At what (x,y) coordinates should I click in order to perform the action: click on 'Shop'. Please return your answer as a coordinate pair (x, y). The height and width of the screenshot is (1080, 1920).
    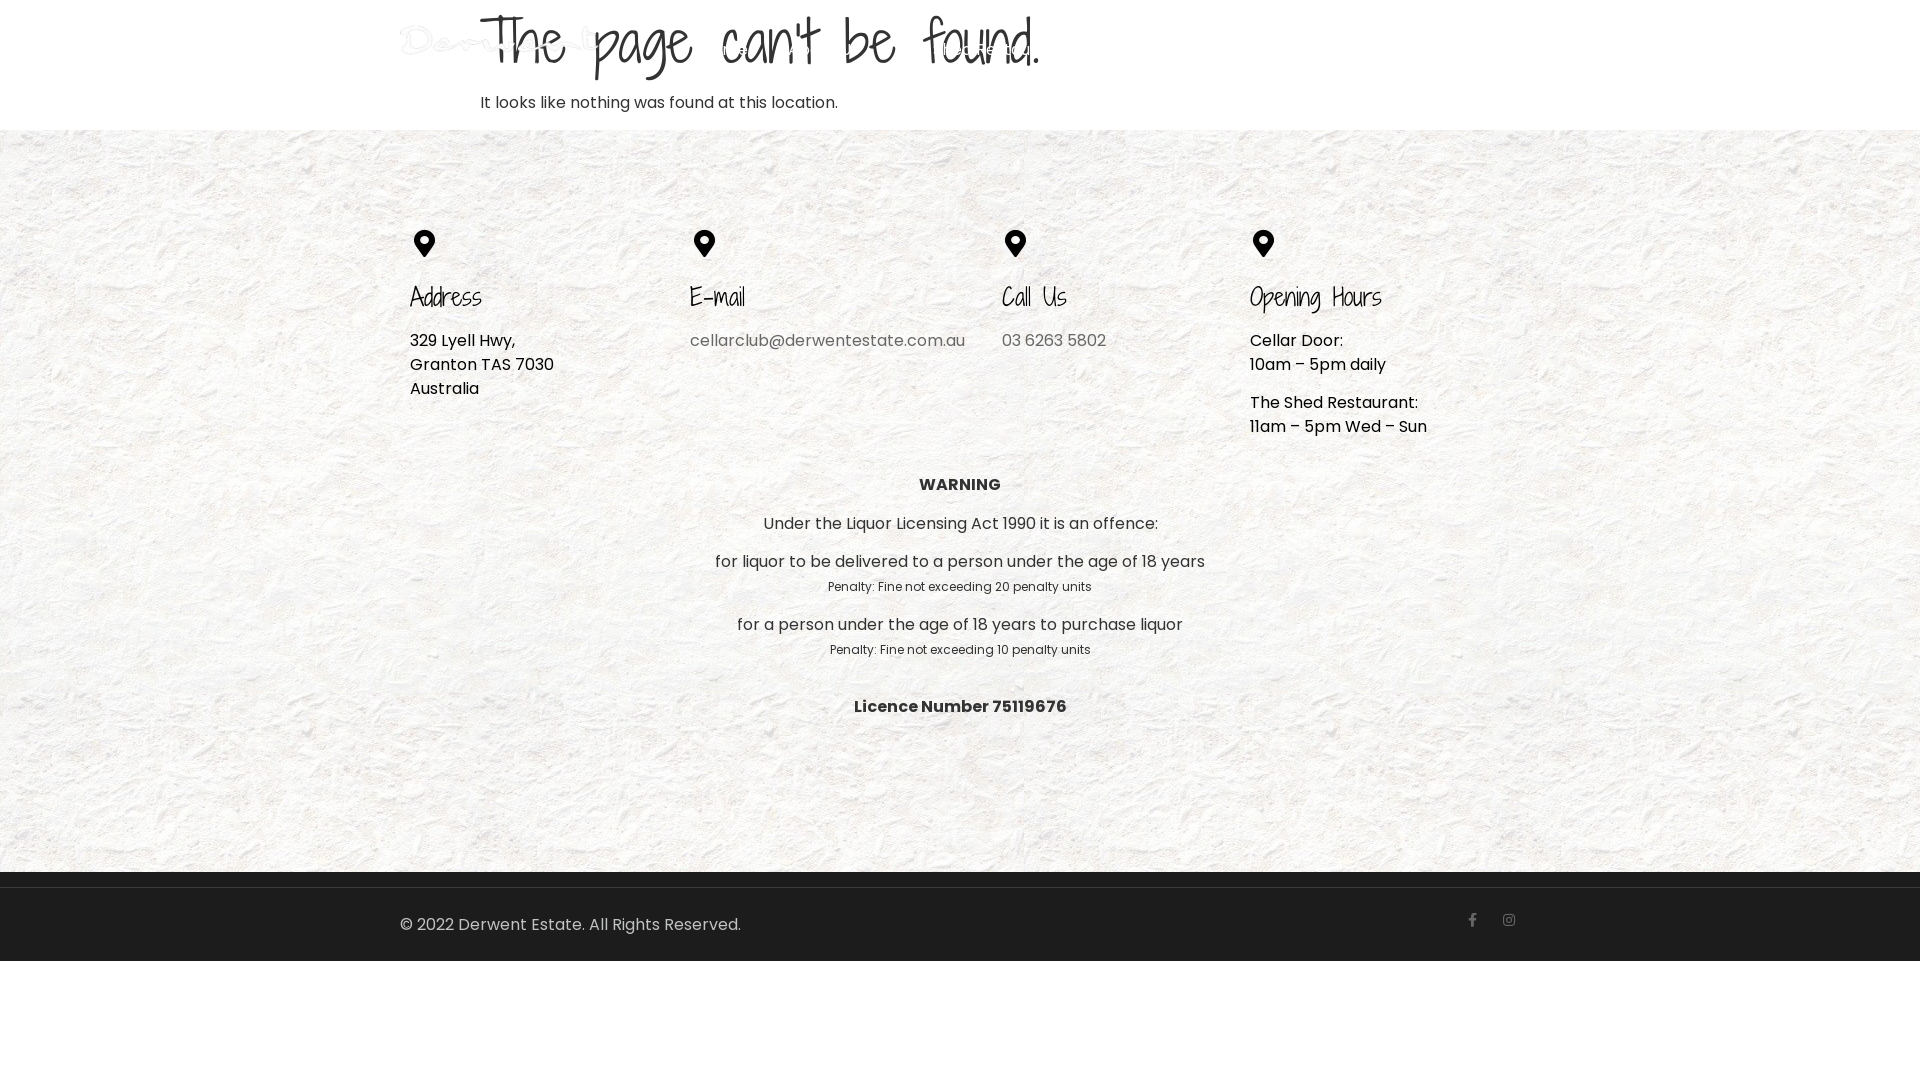
    Looking at the image, I should click on (1083, 49).